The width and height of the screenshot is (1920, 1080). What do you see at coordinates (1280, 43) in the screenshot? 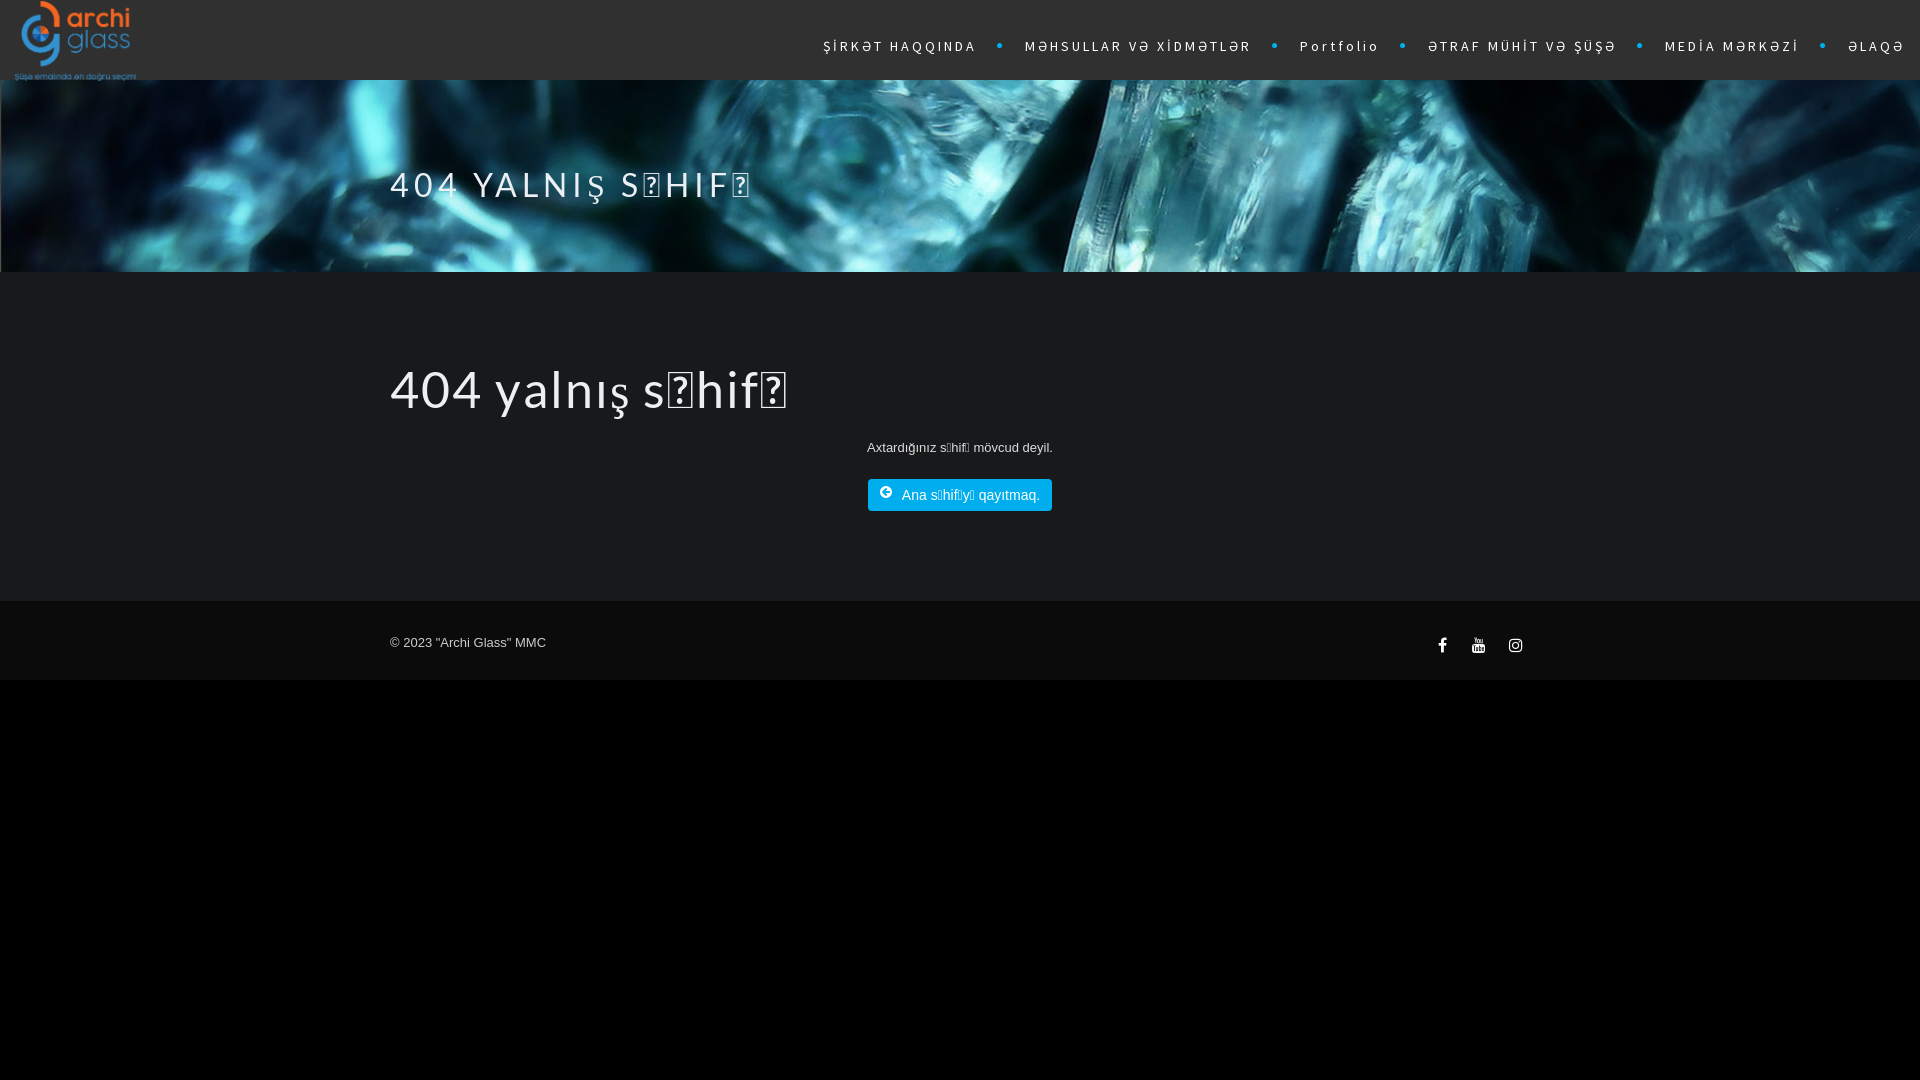
I see `'Portfolio'` at bounding box center [1280, 43].